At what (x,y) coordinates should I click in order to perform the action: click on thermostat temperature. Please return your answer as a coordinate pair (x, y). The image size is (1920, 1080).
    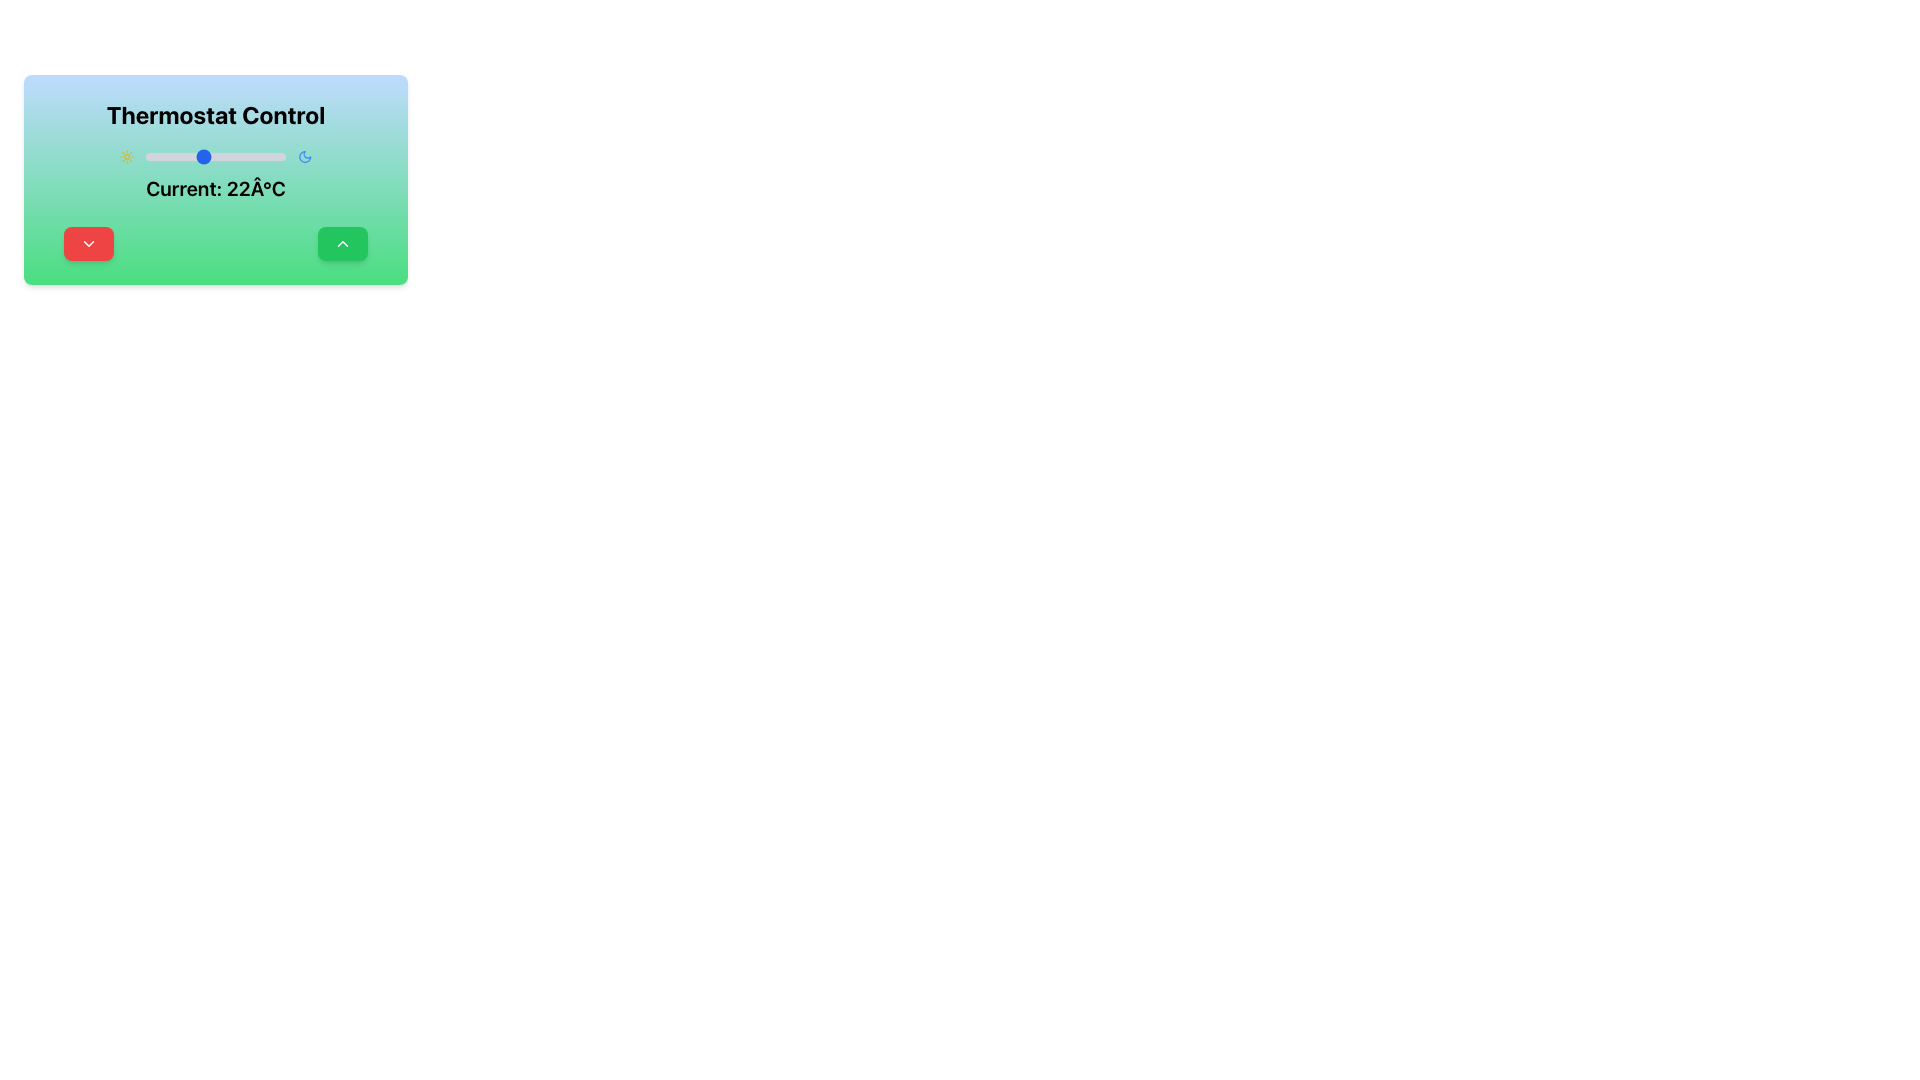
    Looking at the image, I should click on (178, 156).